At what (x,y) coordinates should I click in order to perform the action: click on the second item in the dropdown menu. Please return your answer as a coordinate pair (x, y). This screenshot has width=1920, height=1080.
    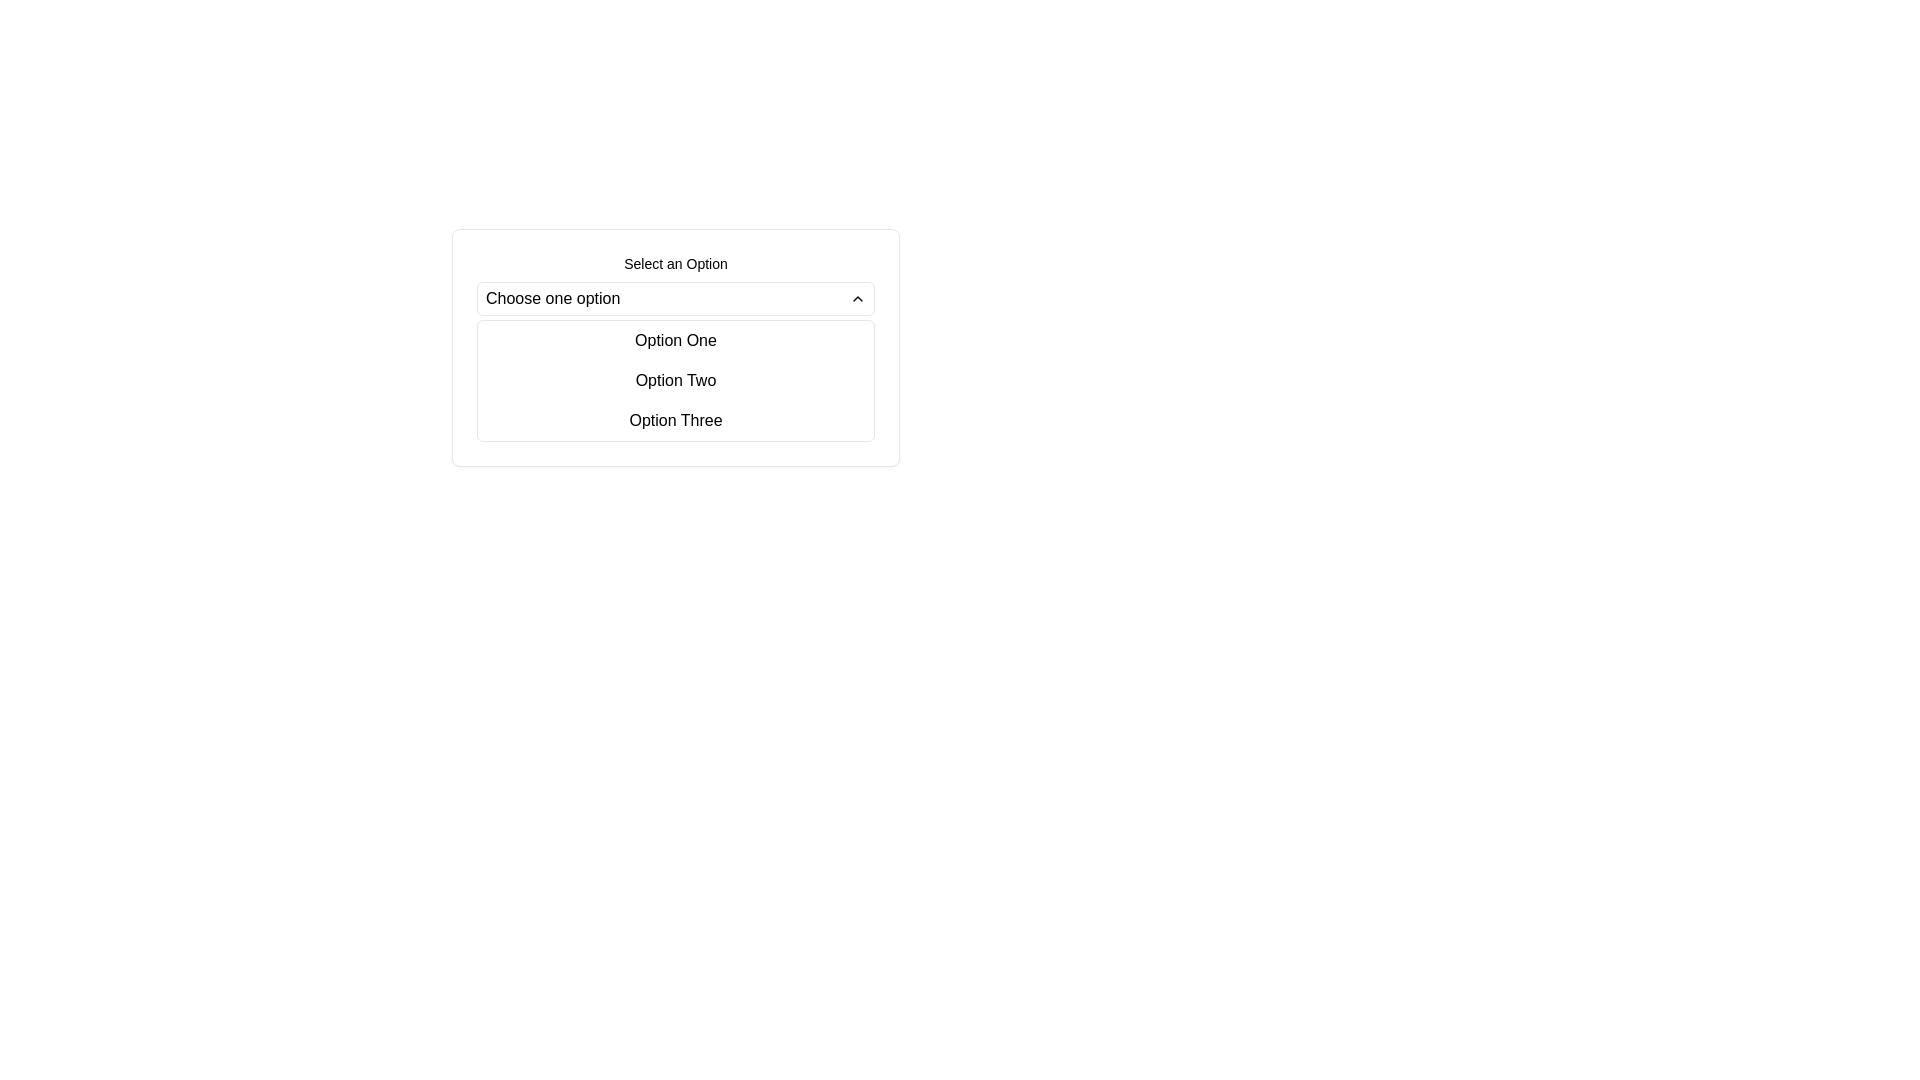
    Looking at the image, I should click on (676, 381).